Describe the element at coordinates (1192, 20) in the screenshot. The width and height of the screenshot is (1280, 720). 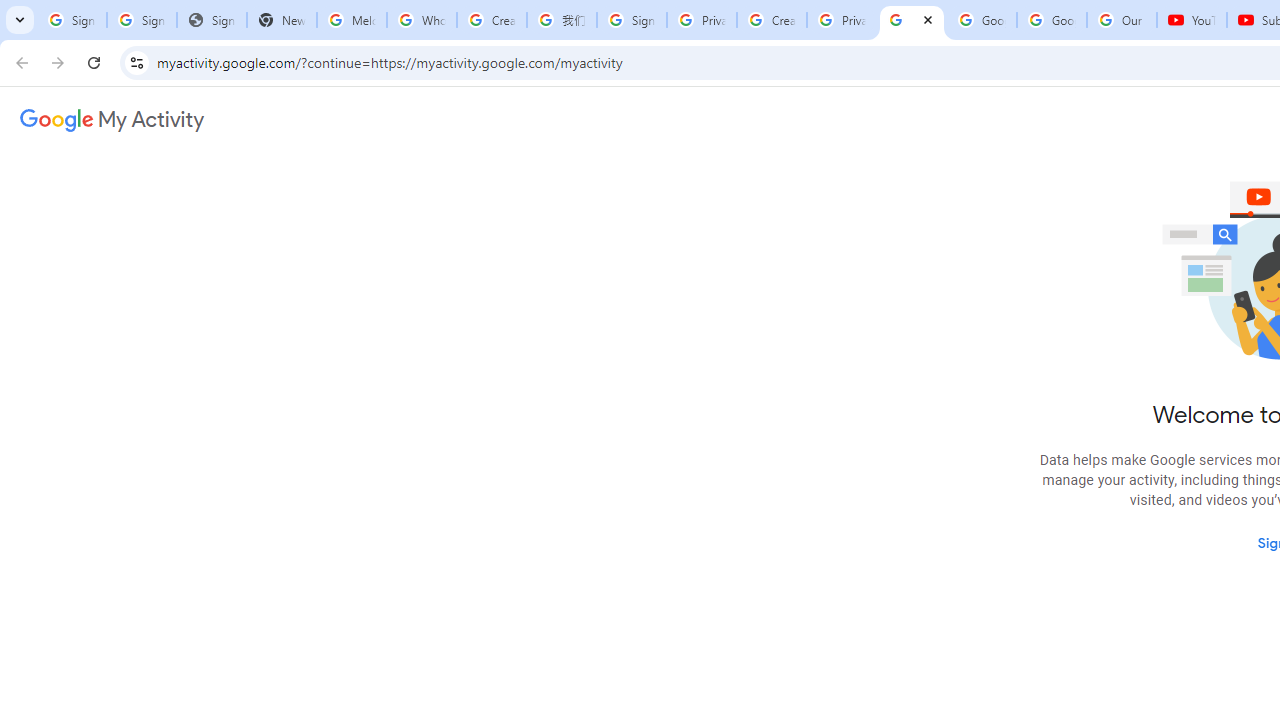
I see `'YouTube'` at that location.